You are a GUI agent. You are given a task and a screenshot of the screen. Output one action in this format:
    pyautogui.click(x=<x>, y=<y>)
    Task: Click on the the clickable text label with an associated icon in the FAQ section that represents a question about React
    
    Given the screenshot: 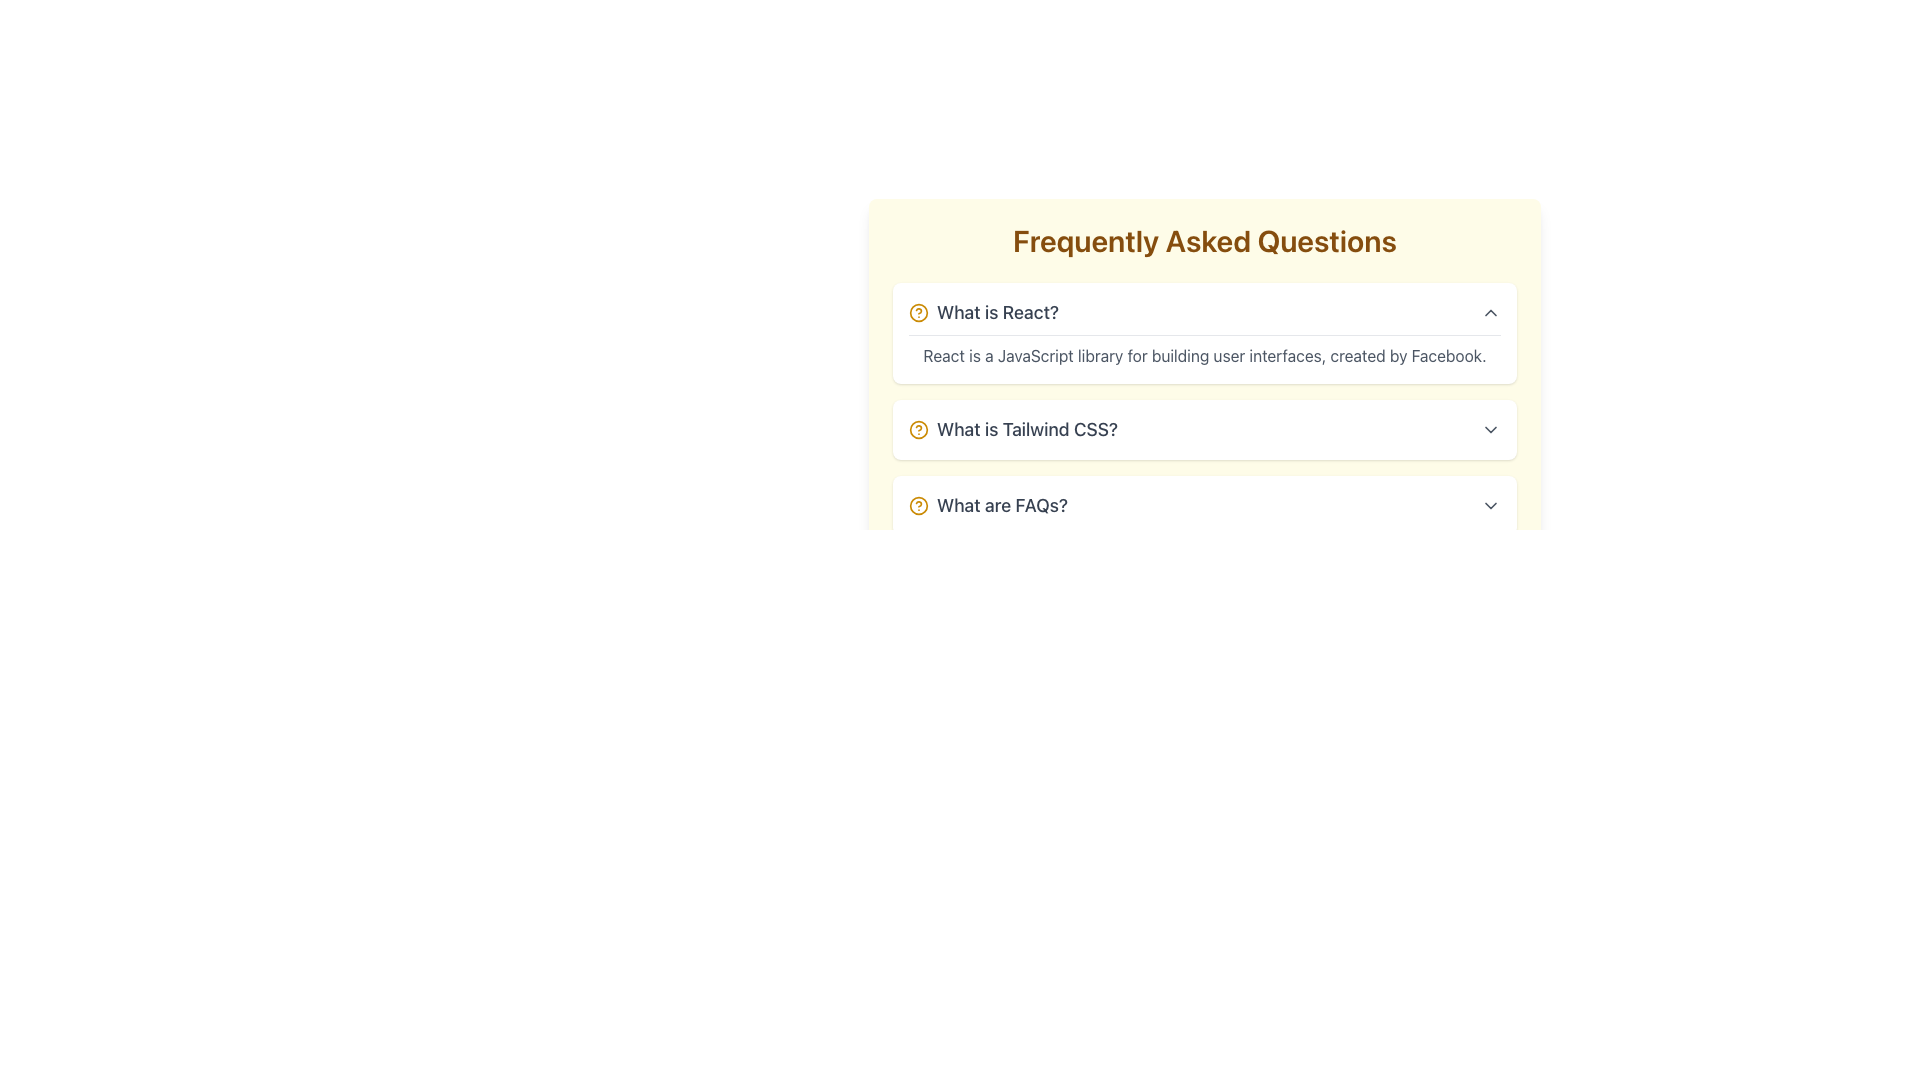 What is the action you would take?
    pyautogui.click(x=983, y=312)
    